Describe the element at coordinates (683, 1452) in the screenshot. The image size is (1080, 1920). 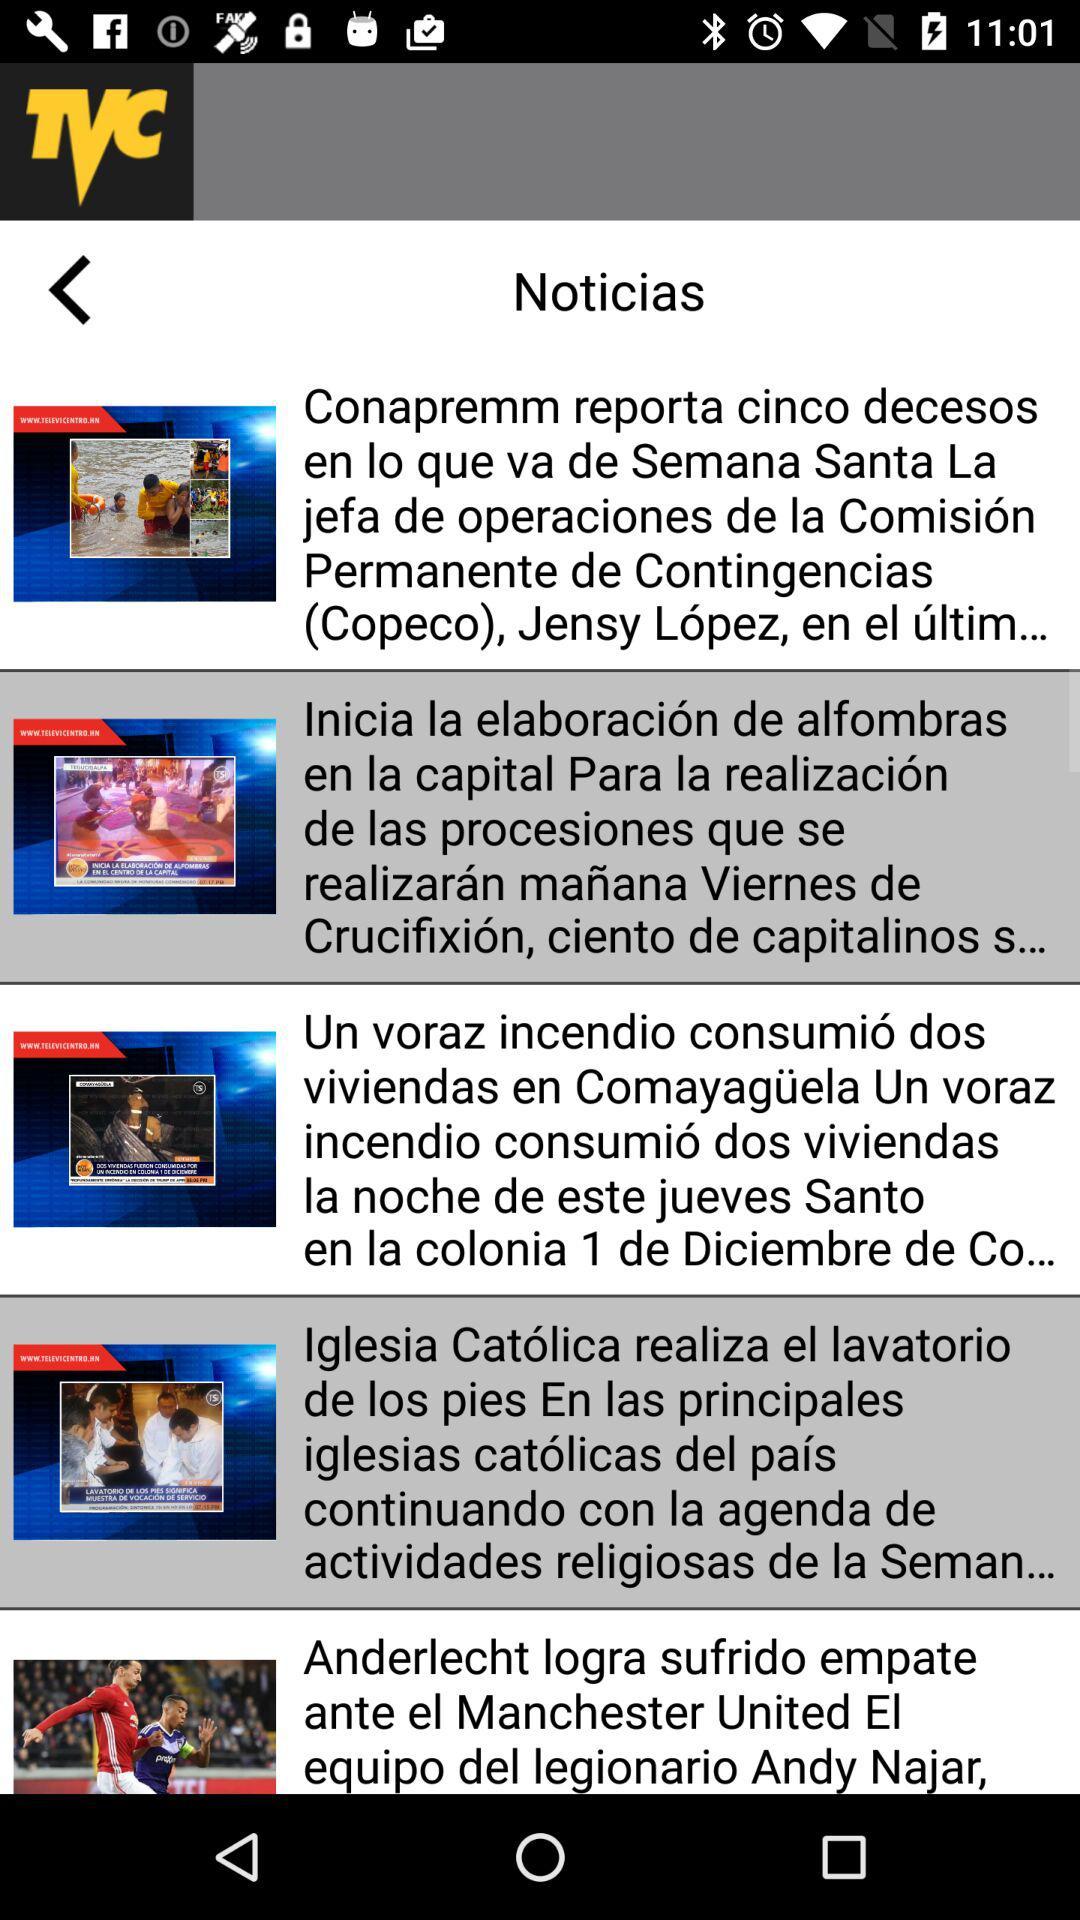
I see `icon below the un voraz incendio app` at that location.